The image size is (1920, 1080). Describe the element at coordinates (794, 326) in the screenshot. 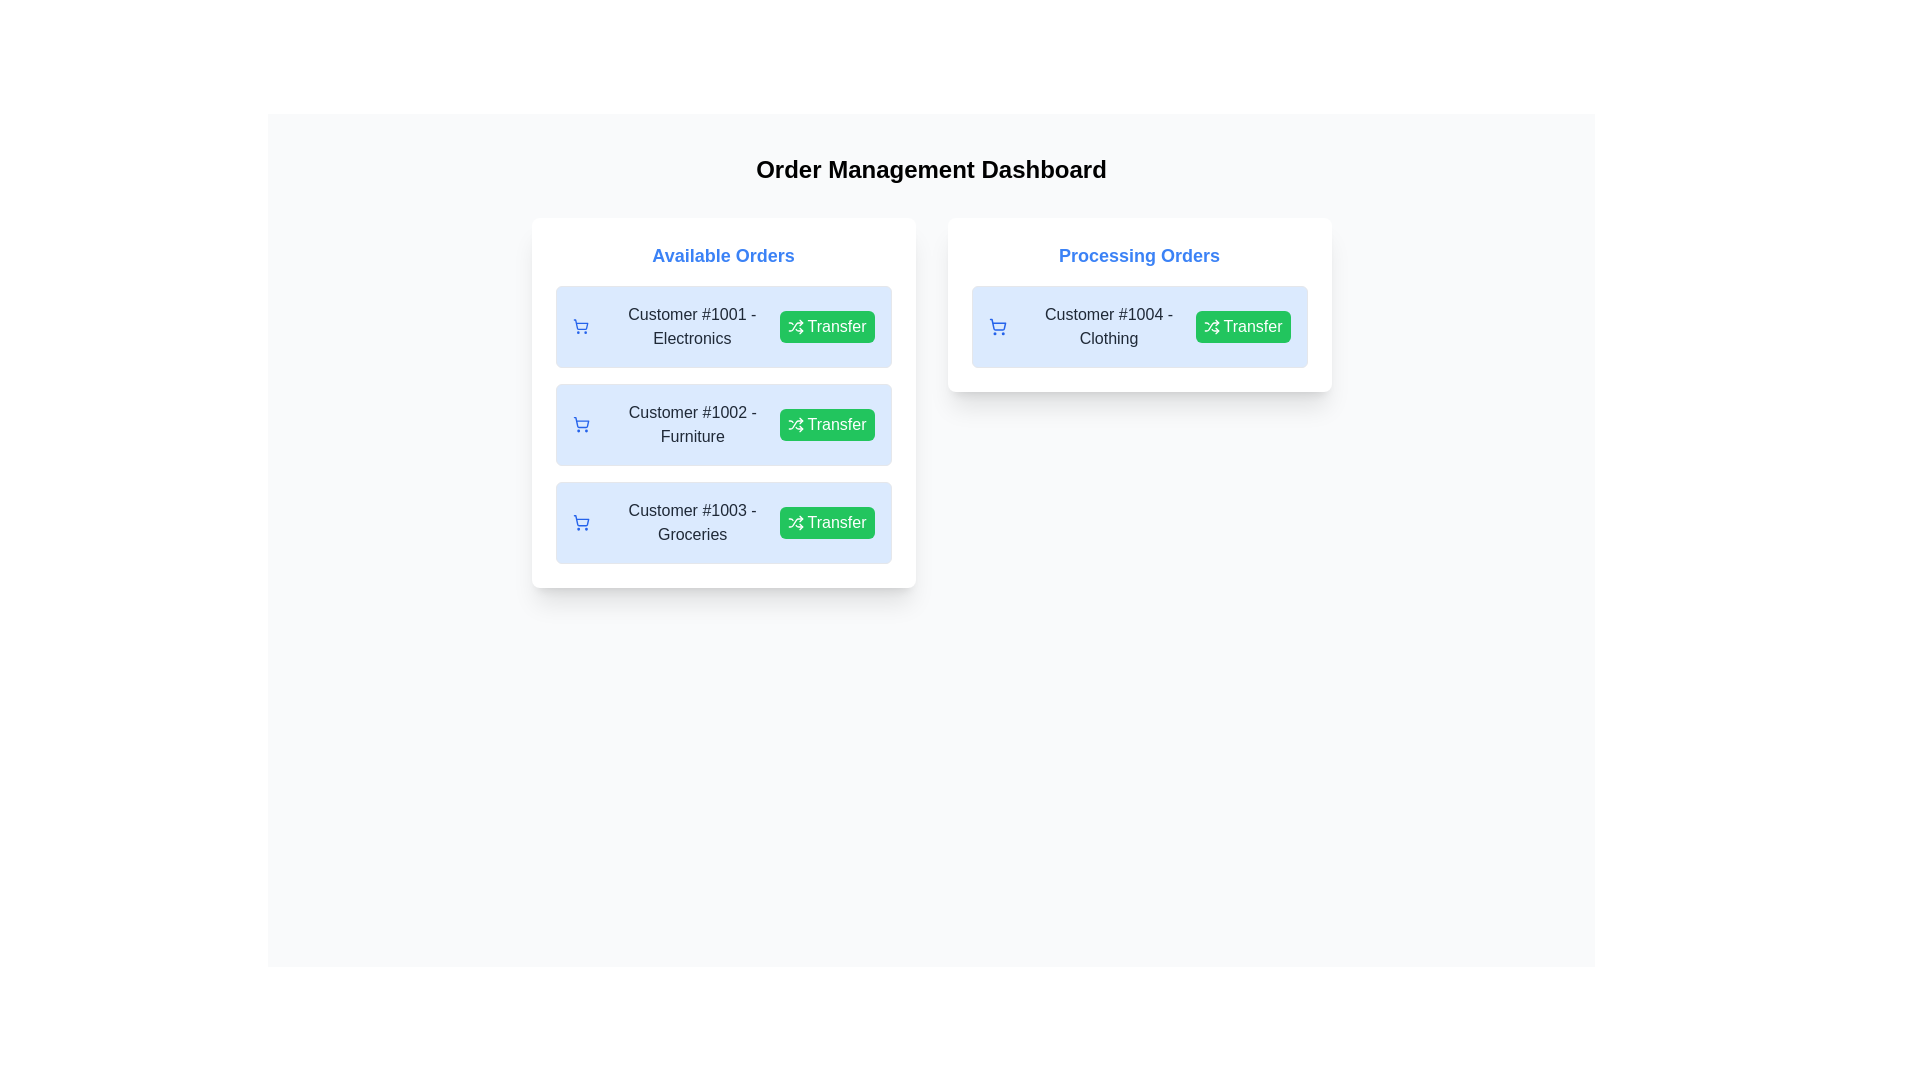

I see `the 'Transfer' button icon located in the first row of the 'Available Orders' section` at that location.